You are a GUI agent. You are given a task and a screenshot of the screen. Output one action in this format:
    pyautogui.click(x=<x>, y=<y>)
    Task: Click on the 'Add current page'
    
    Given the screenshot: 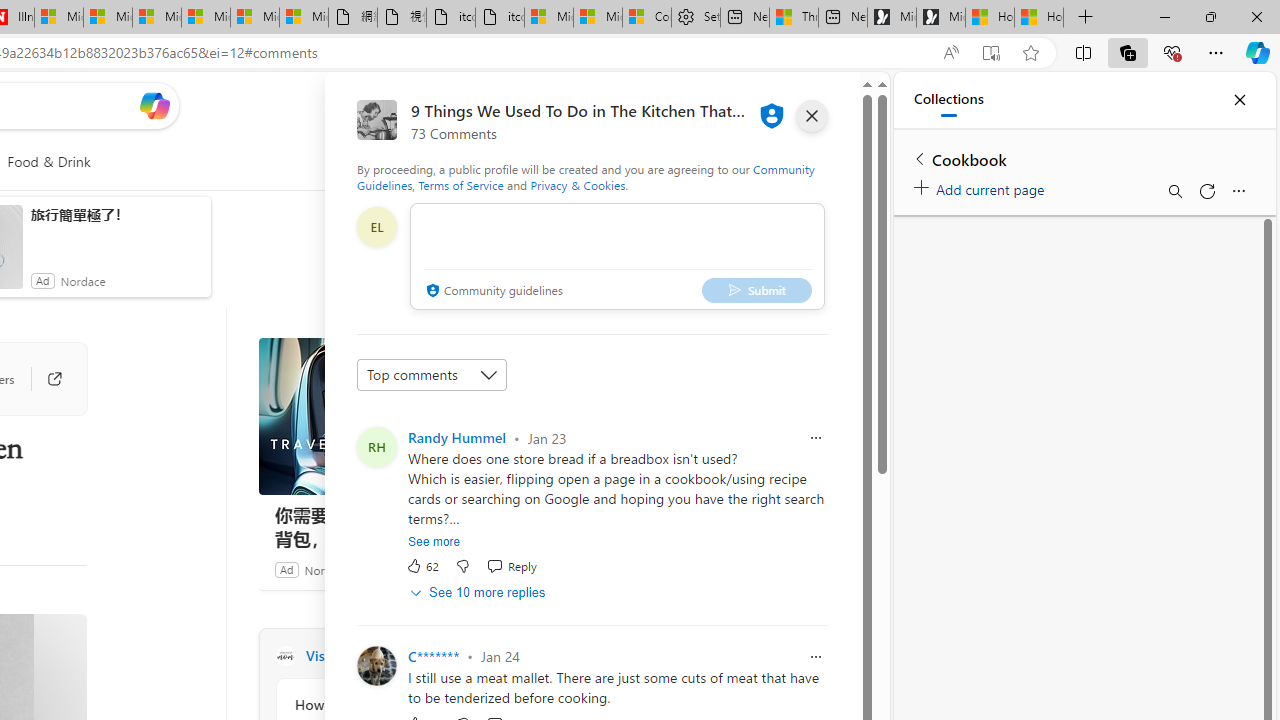 What is the action you would take?
    pyautogui.click(x=983, y=186)
    